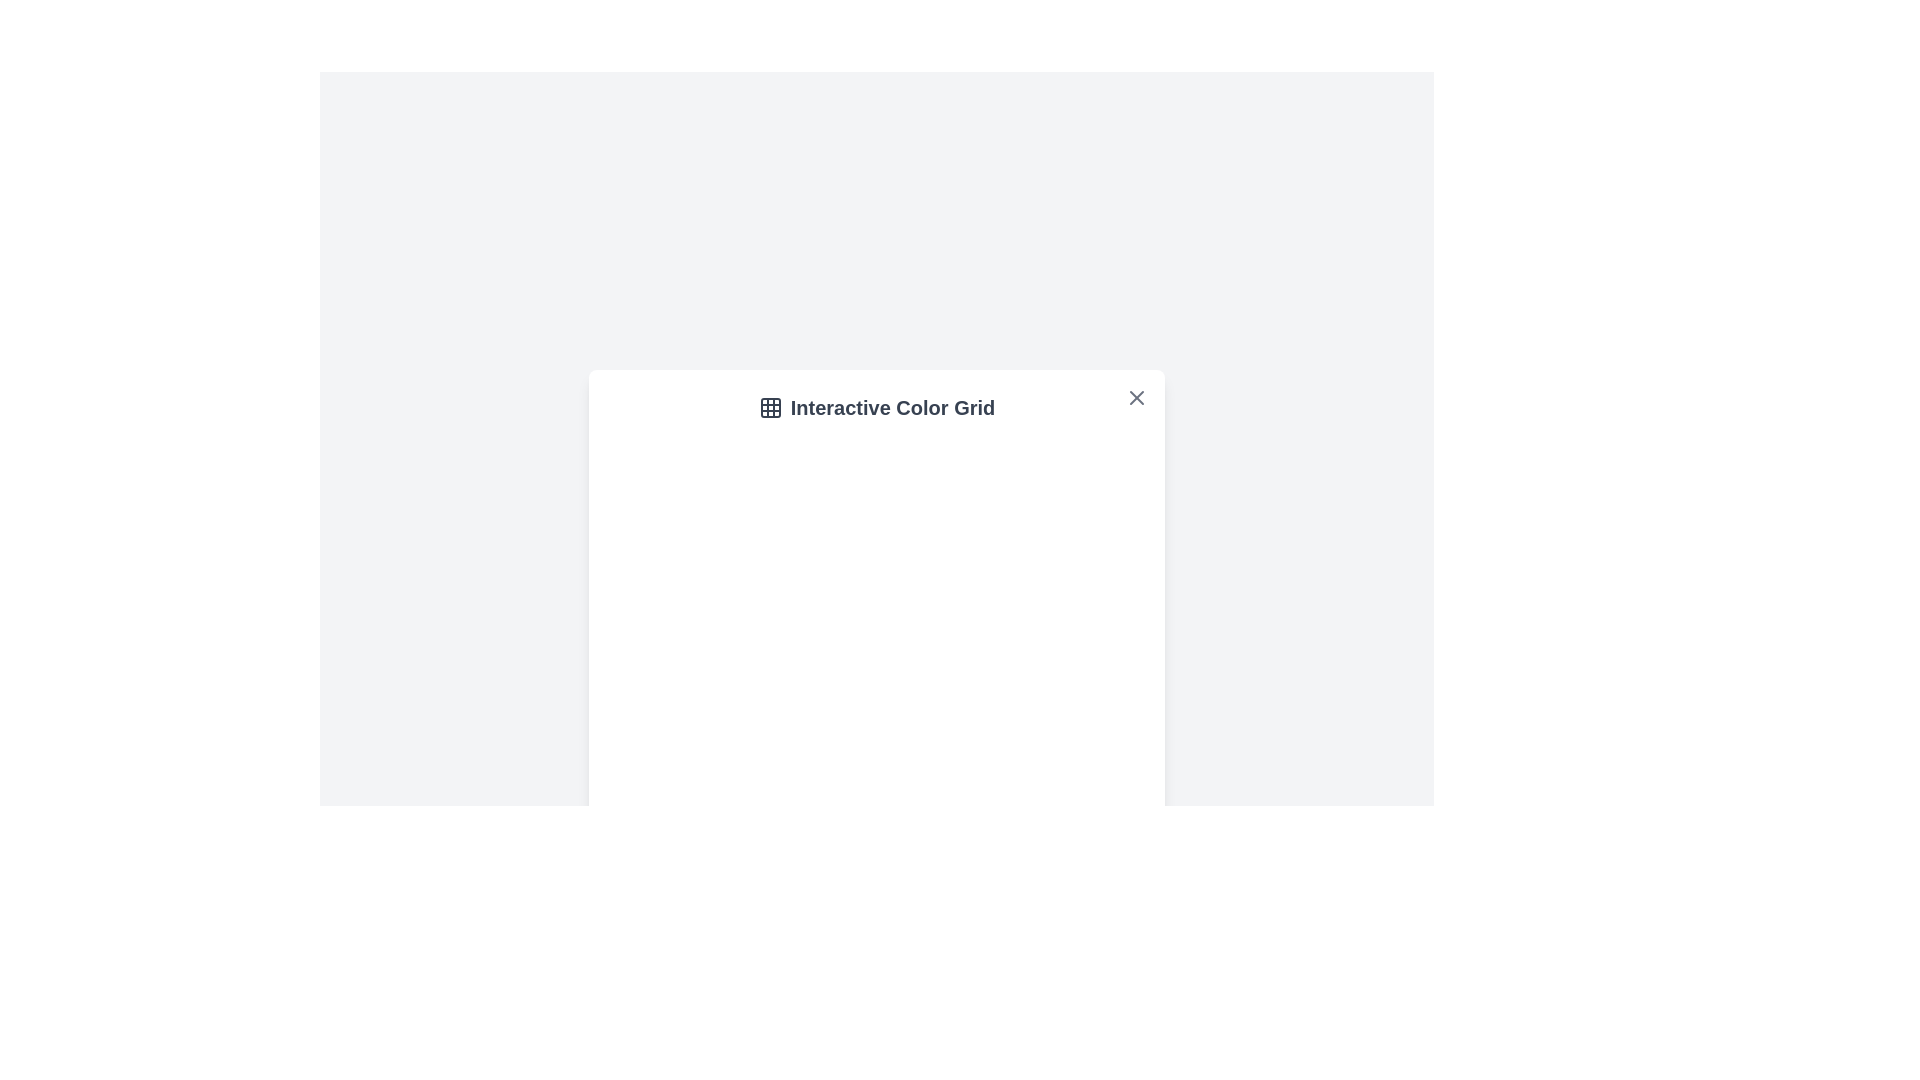  Describe the element at coordinates (769, 407) in the screenshot. I see `the icon next to the title of the dialog` at that location.